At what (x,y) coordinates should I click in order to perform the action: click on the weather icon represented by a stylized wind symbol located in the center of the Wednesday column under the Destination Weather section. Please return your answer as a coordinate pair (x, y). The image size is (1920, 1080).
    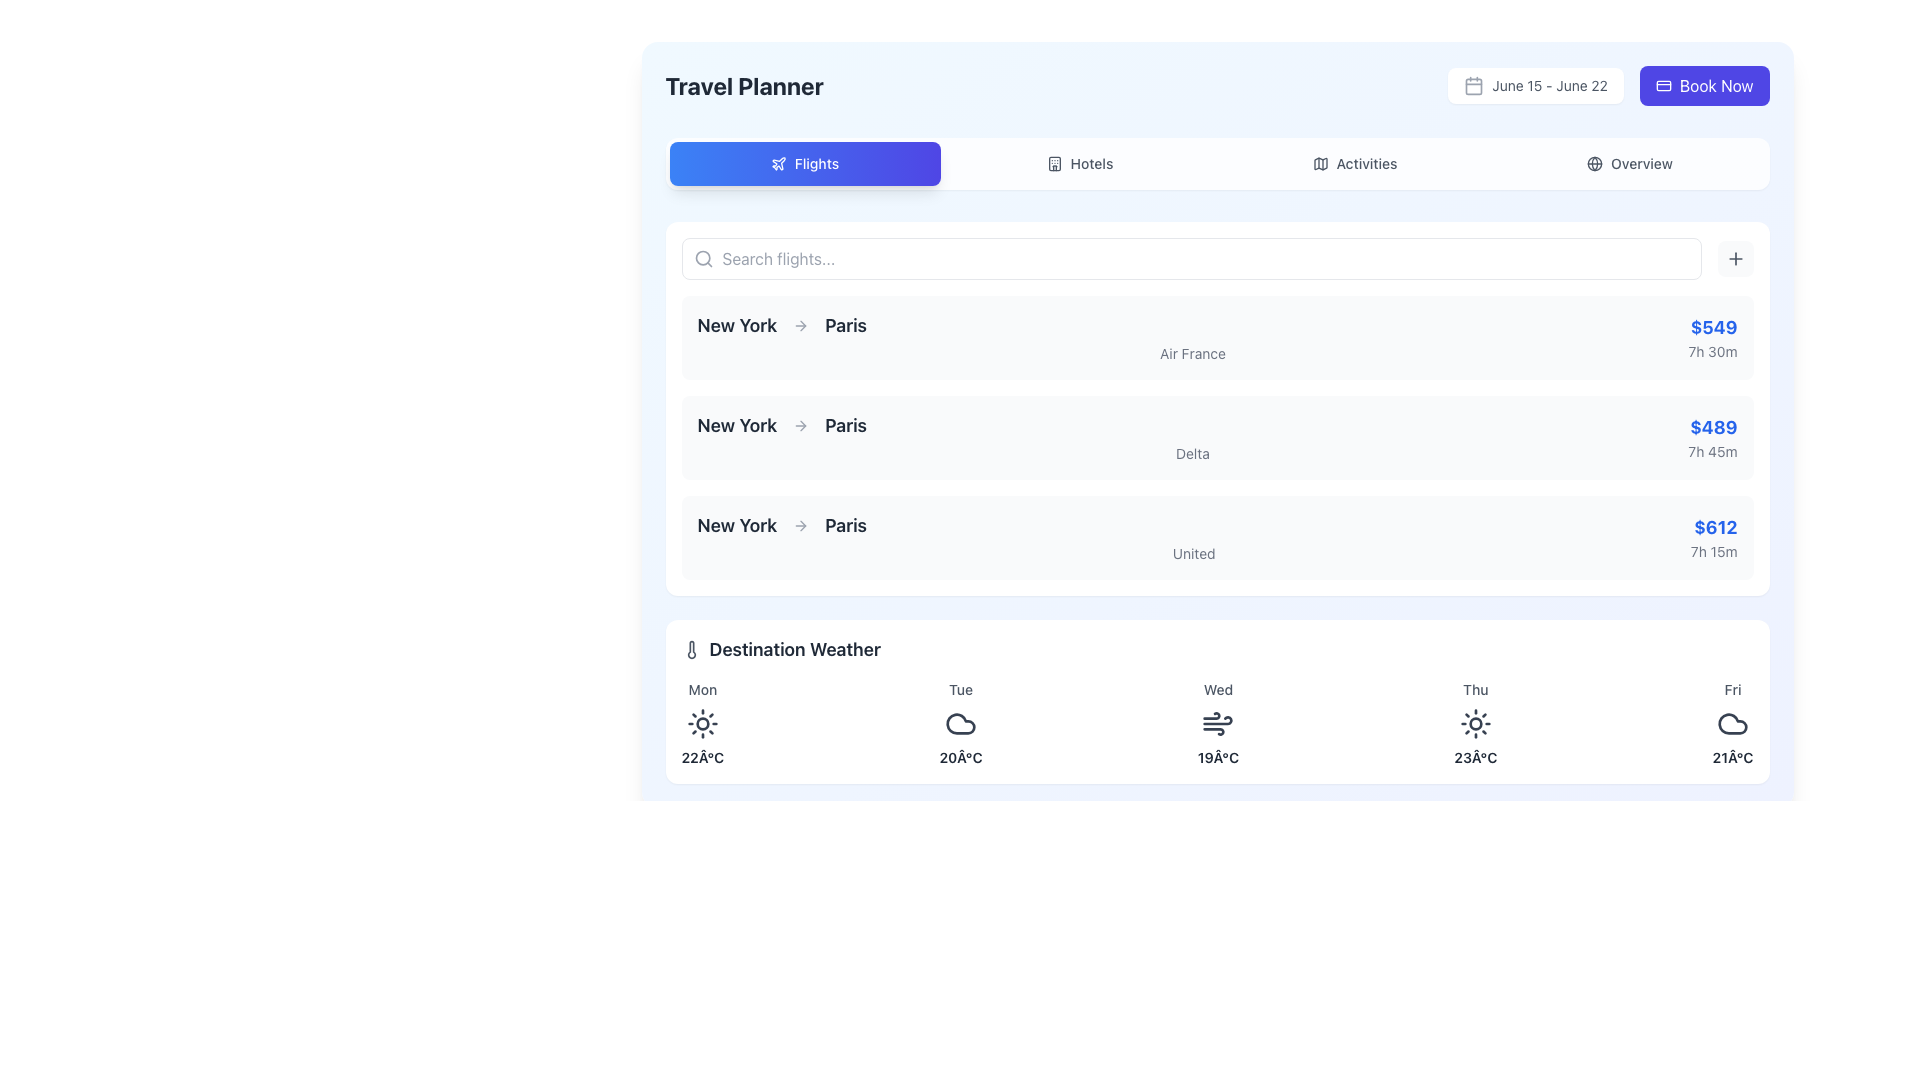
    Looking at the image, I should click on (1213, 732).